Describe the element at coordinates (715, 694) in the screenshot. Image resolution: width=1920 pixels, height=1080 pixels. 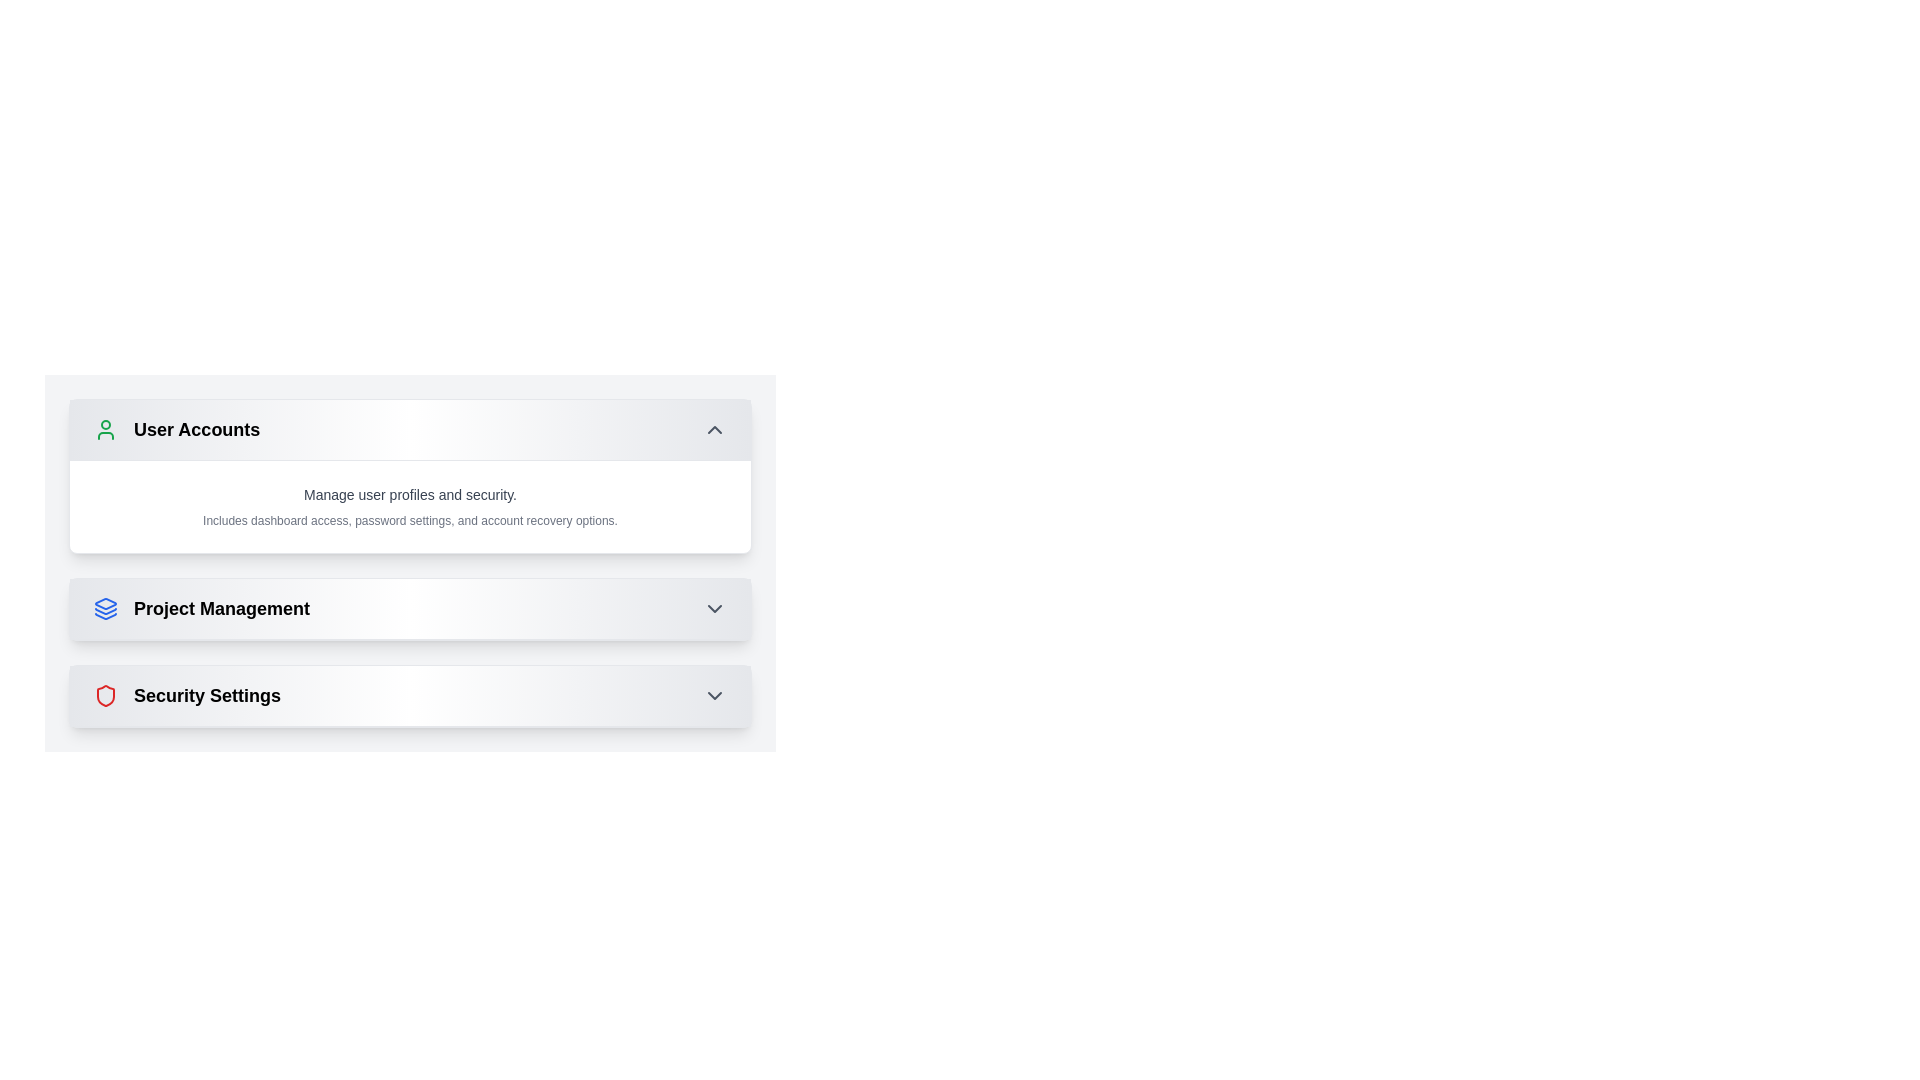
I see `the downward chevron icon located at the far right of the 'Security Settings' section header` at that location.